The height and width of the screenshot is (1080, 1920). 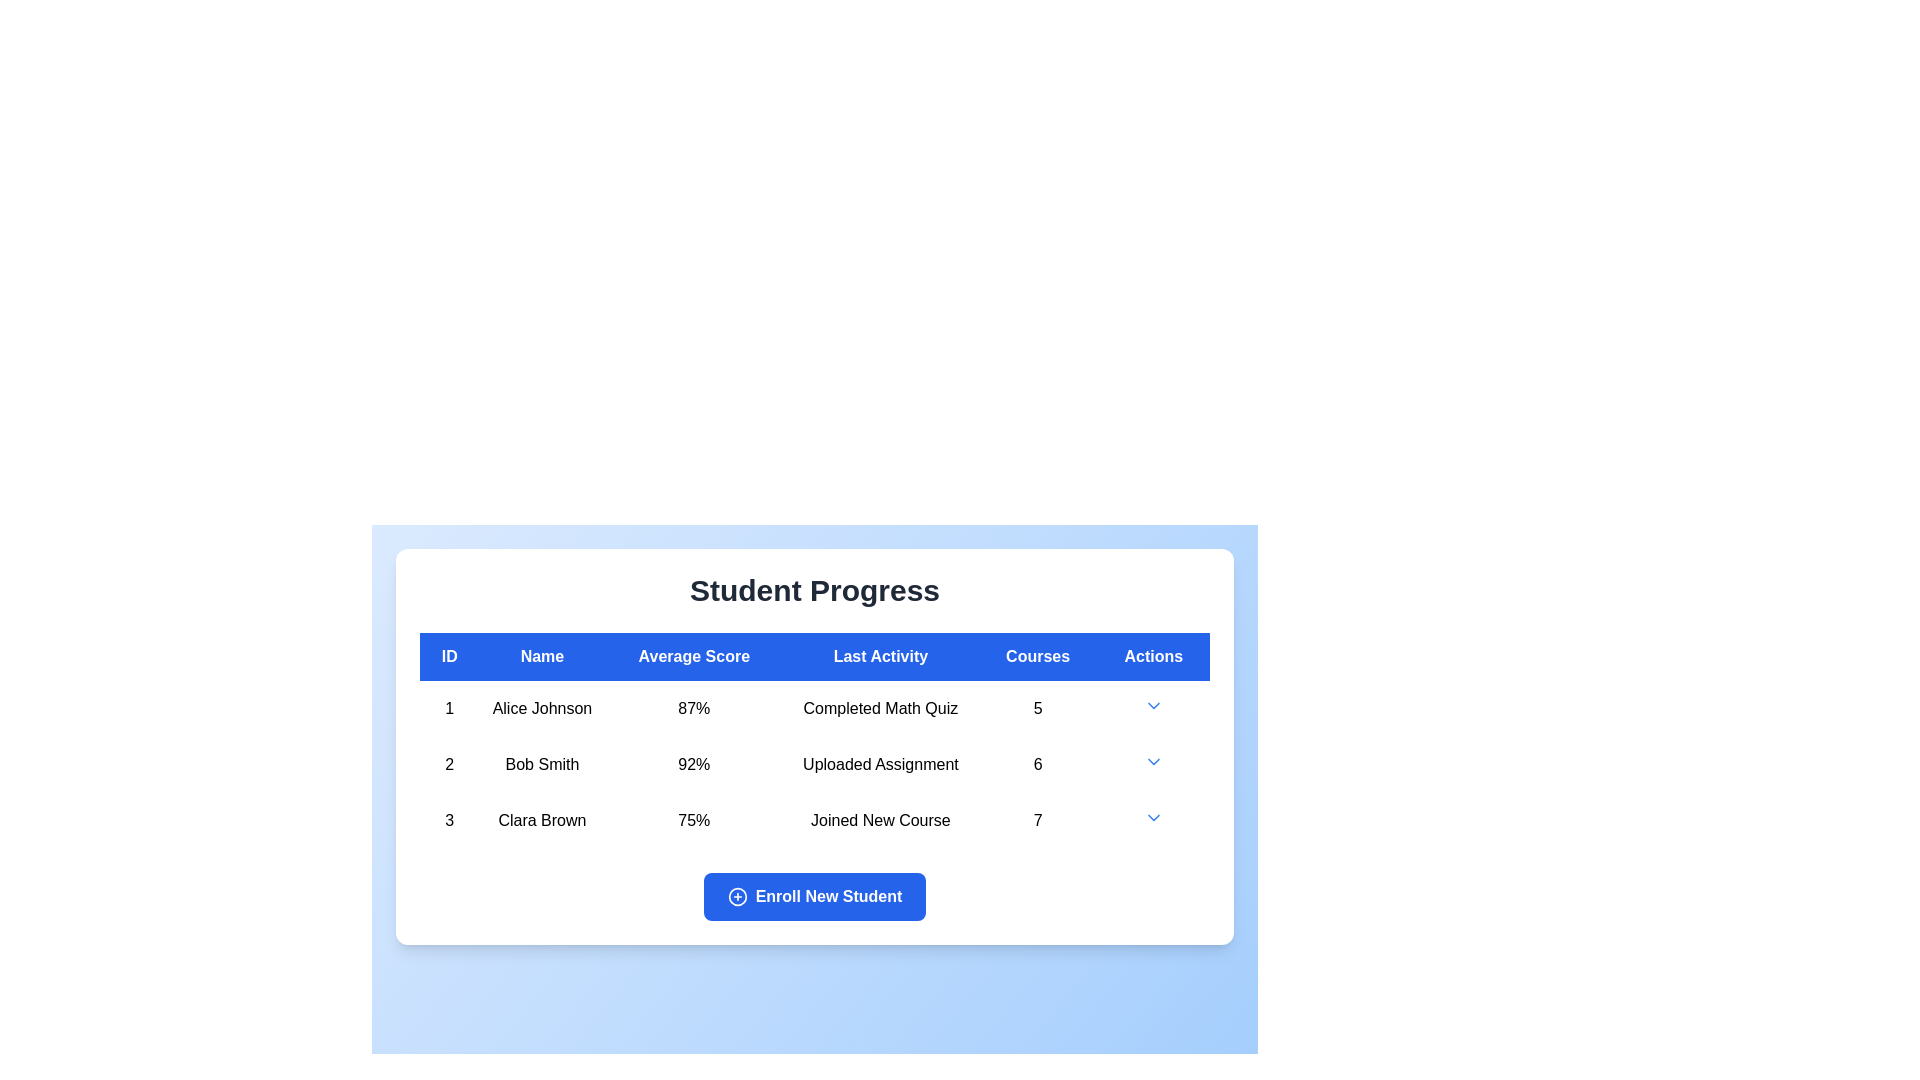 What do you see at coordinates (448, 821) in the screenshot?
I see `the numeric identifier text element that is the leftmost element of the third row in the table, indicating a student's ID` at bounding box center [448, 821].